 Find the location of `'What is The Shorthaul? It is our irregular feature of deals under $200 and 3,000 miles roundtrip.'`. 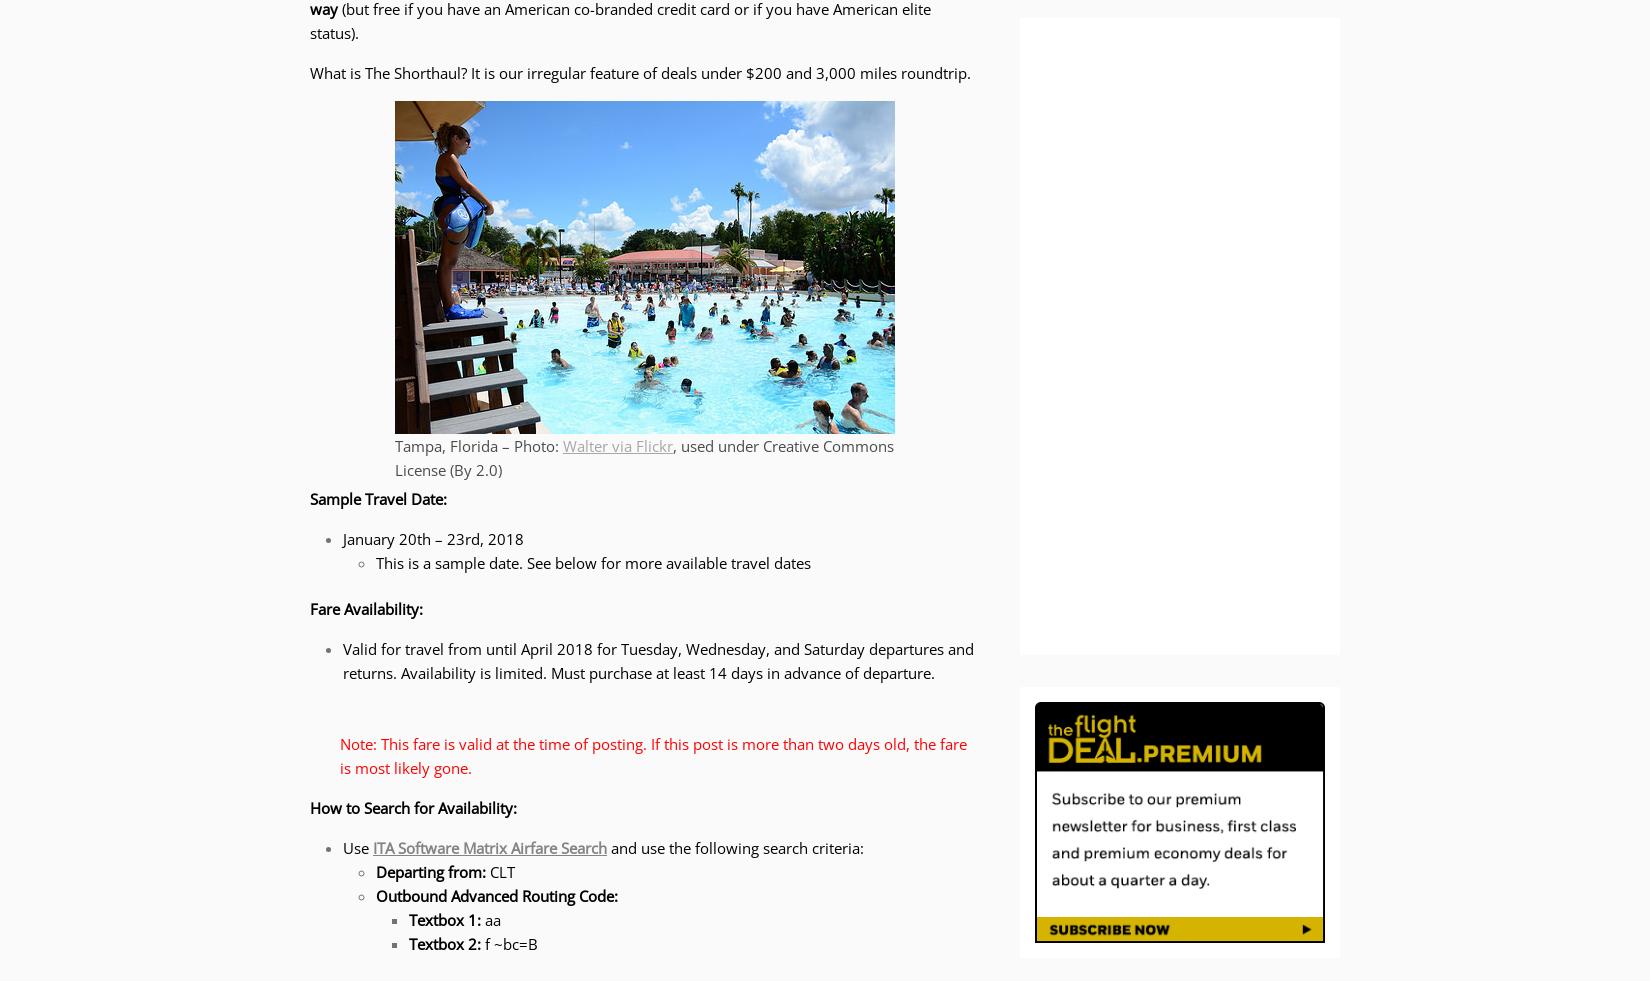

'What is The Shorthaul? It is our irregular feature of deals under $200 and 3,000 miles roundtrip.' is located at coordinates (639, 71).